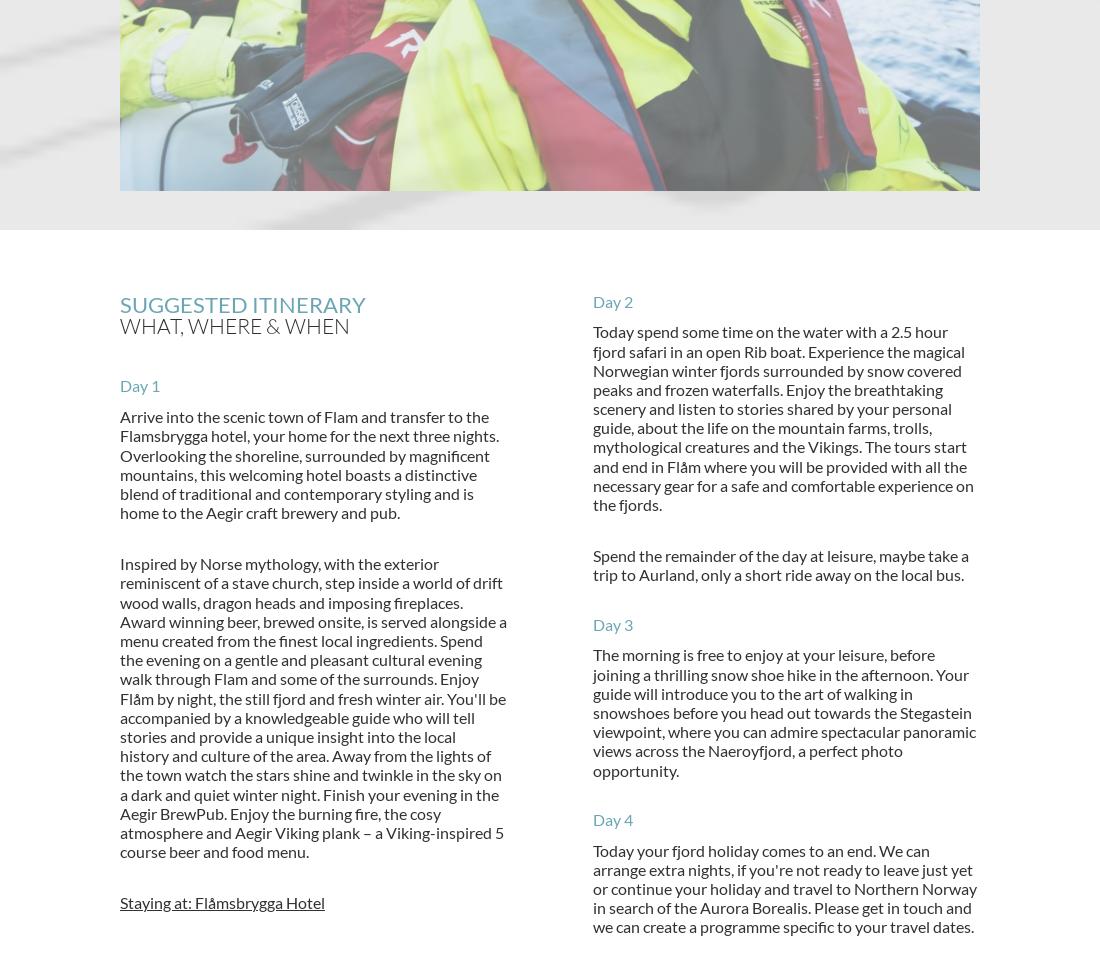 Image resolution: width=1100 pixels, height=971 pixels. I want to click on 'WHAT, WHERE & WHEN', so click(234, 324).